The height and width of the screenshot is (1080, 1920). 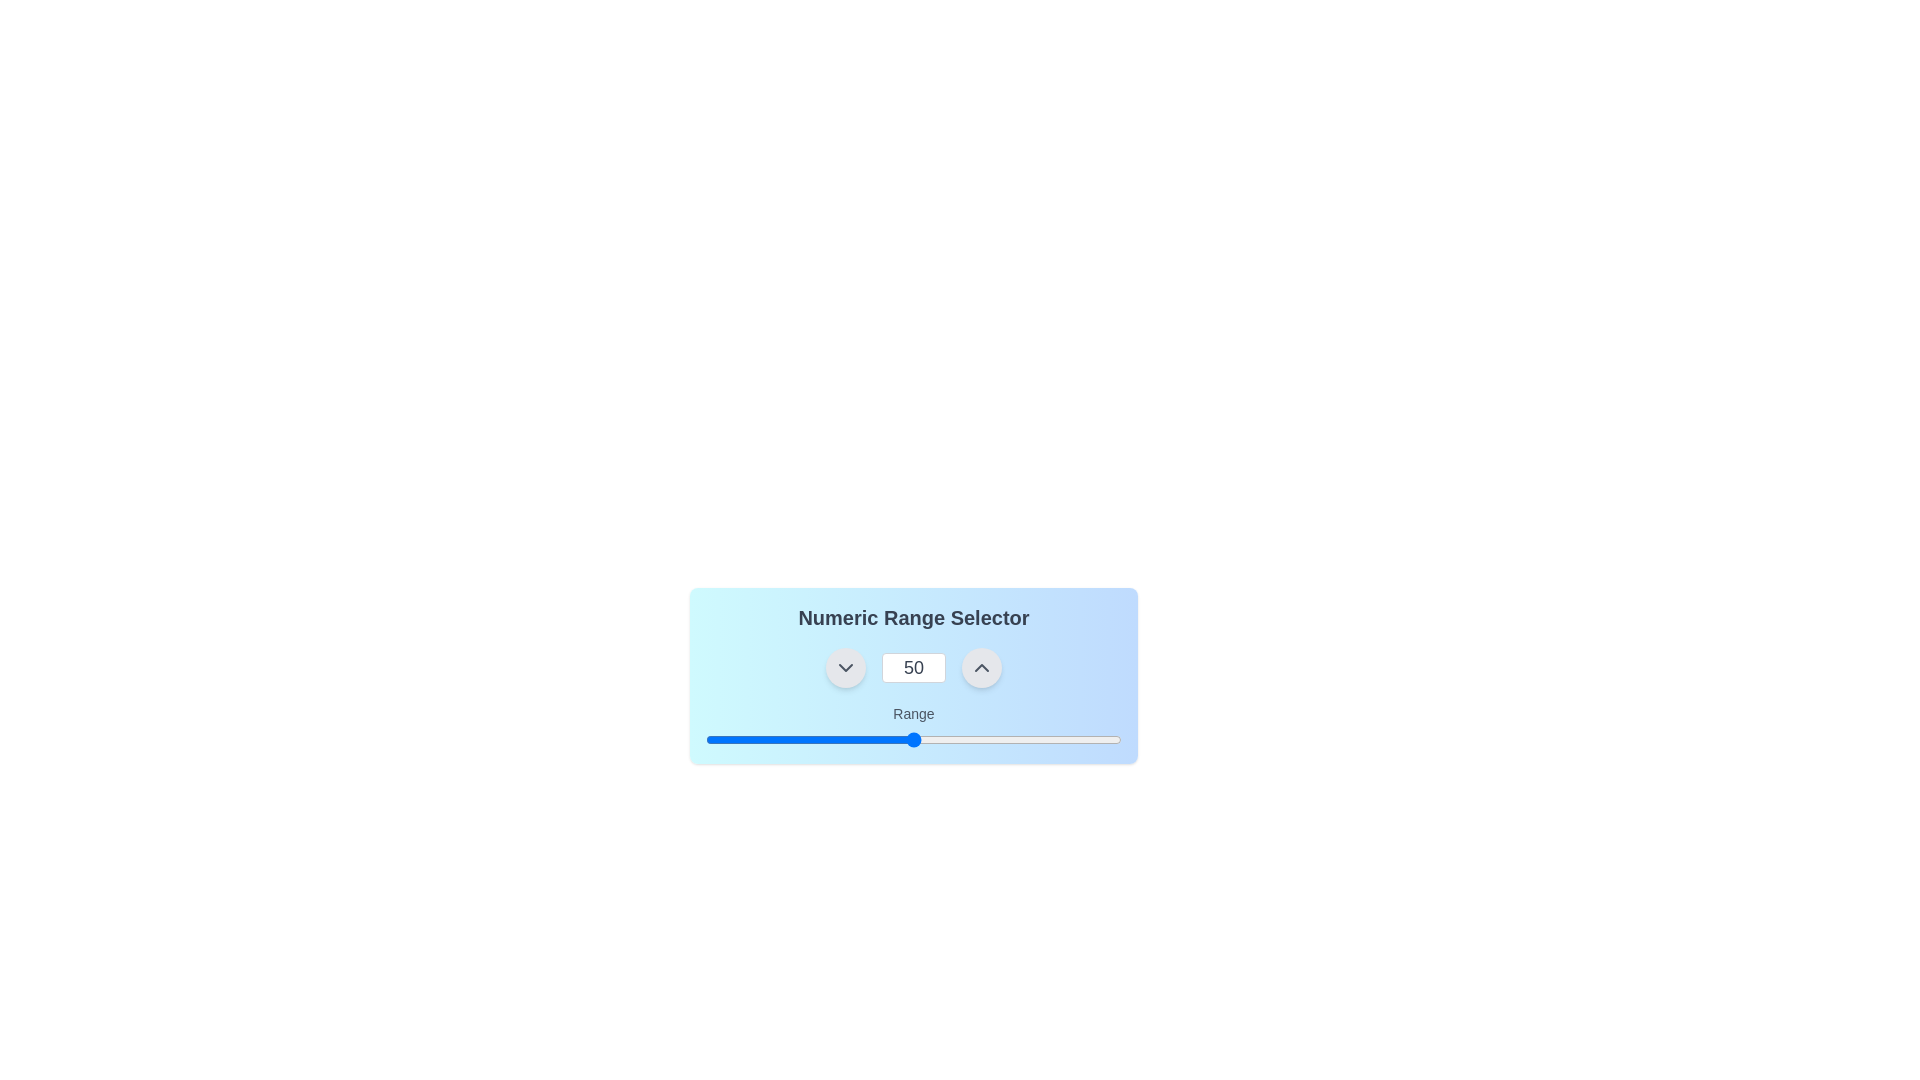 I want to click on range, so click(x=754, y=740).